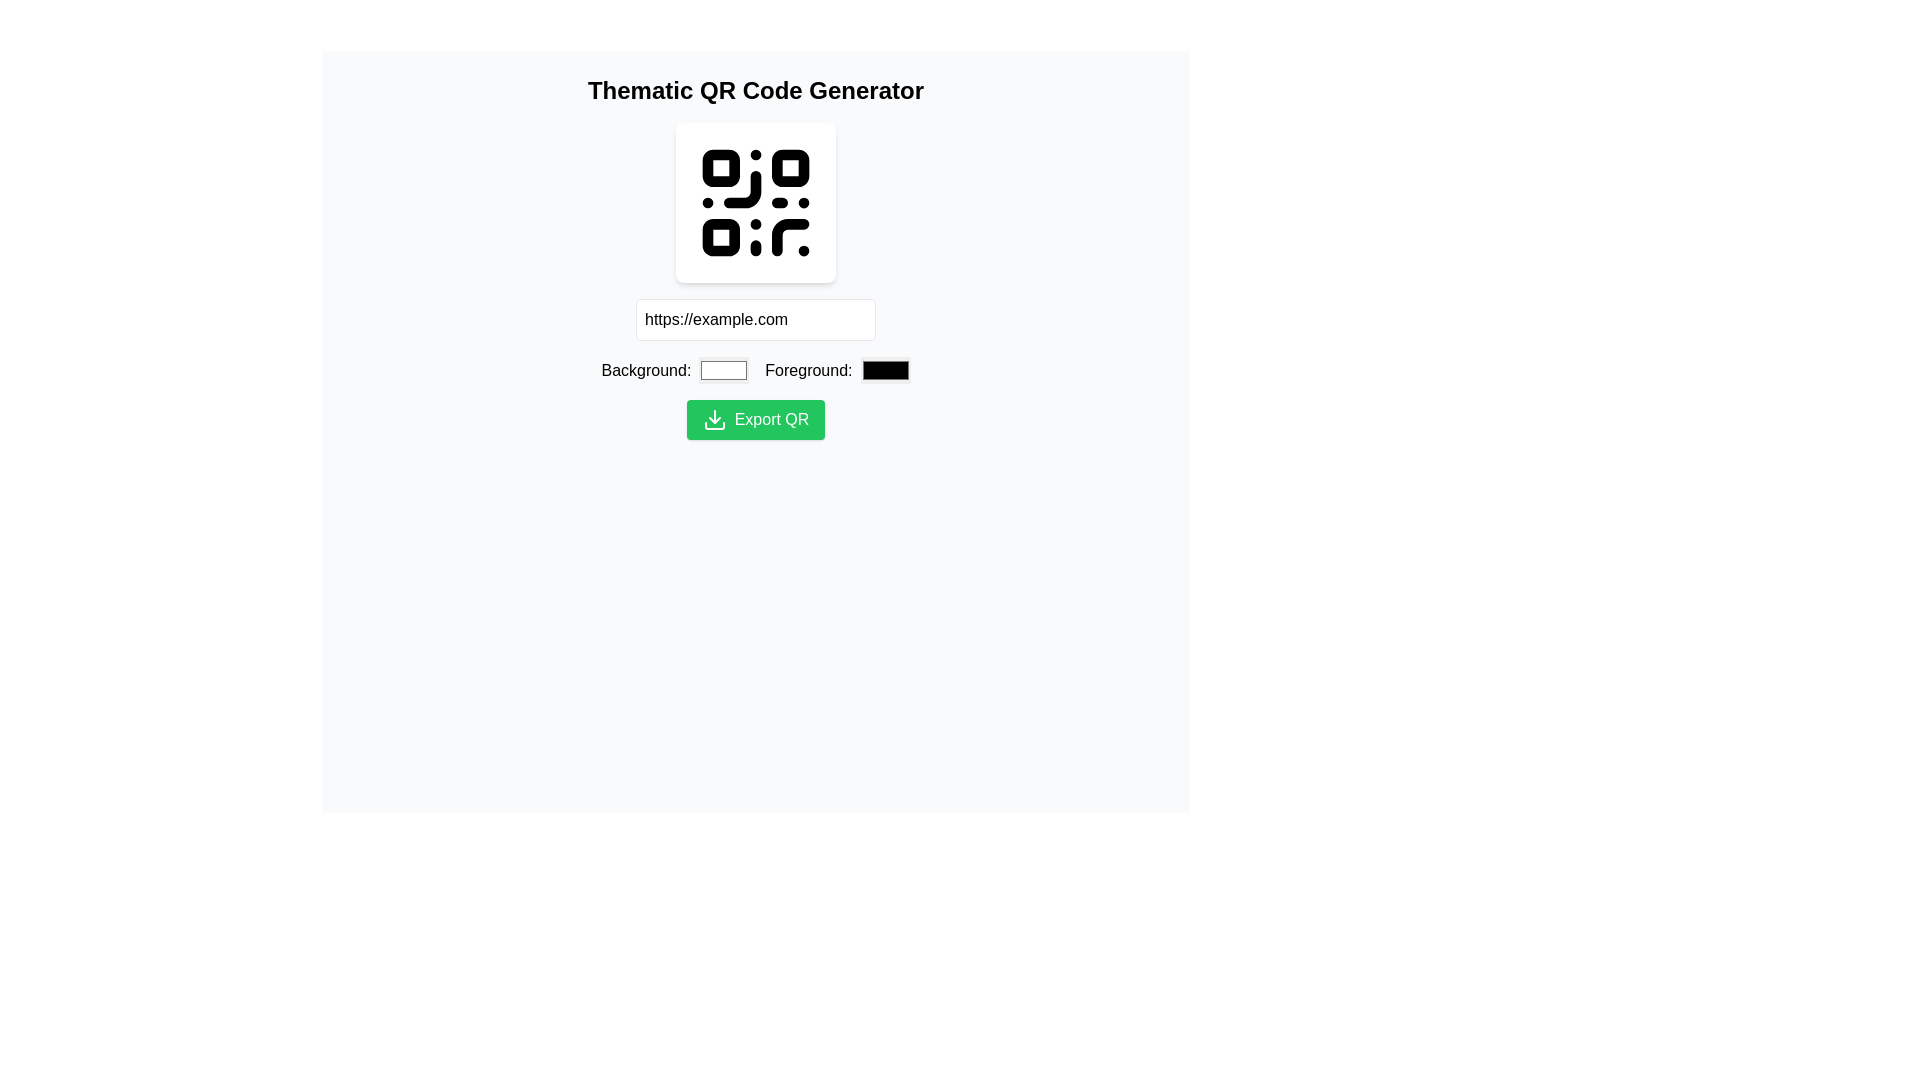 The width and height of the screenshot is (1920, 1080). I want to click on second square in the first row of the QR code graphic located at the top-right corner, so click(789, 167).